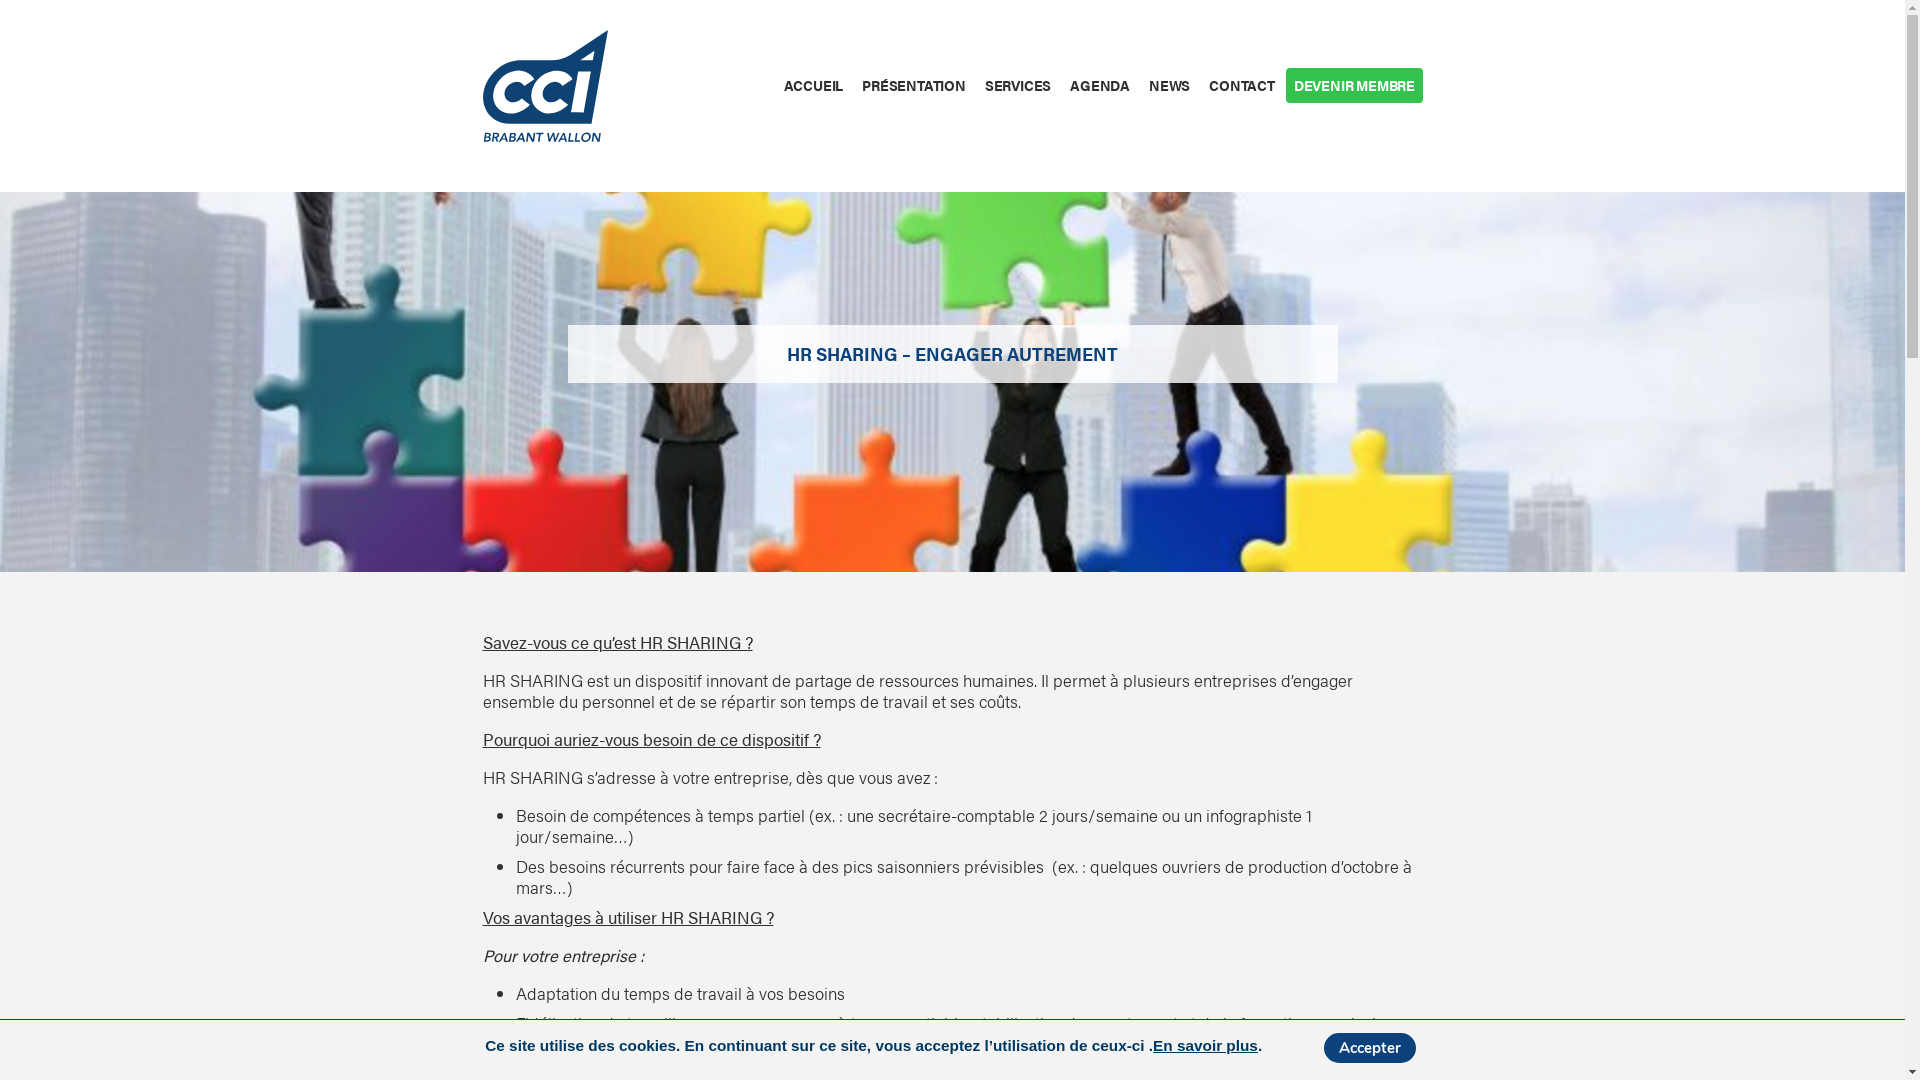  What do you see at coordinates (1368, 1047) in the screenshot?
I see `'Accepter'` at bounding box center [1368, 1047].